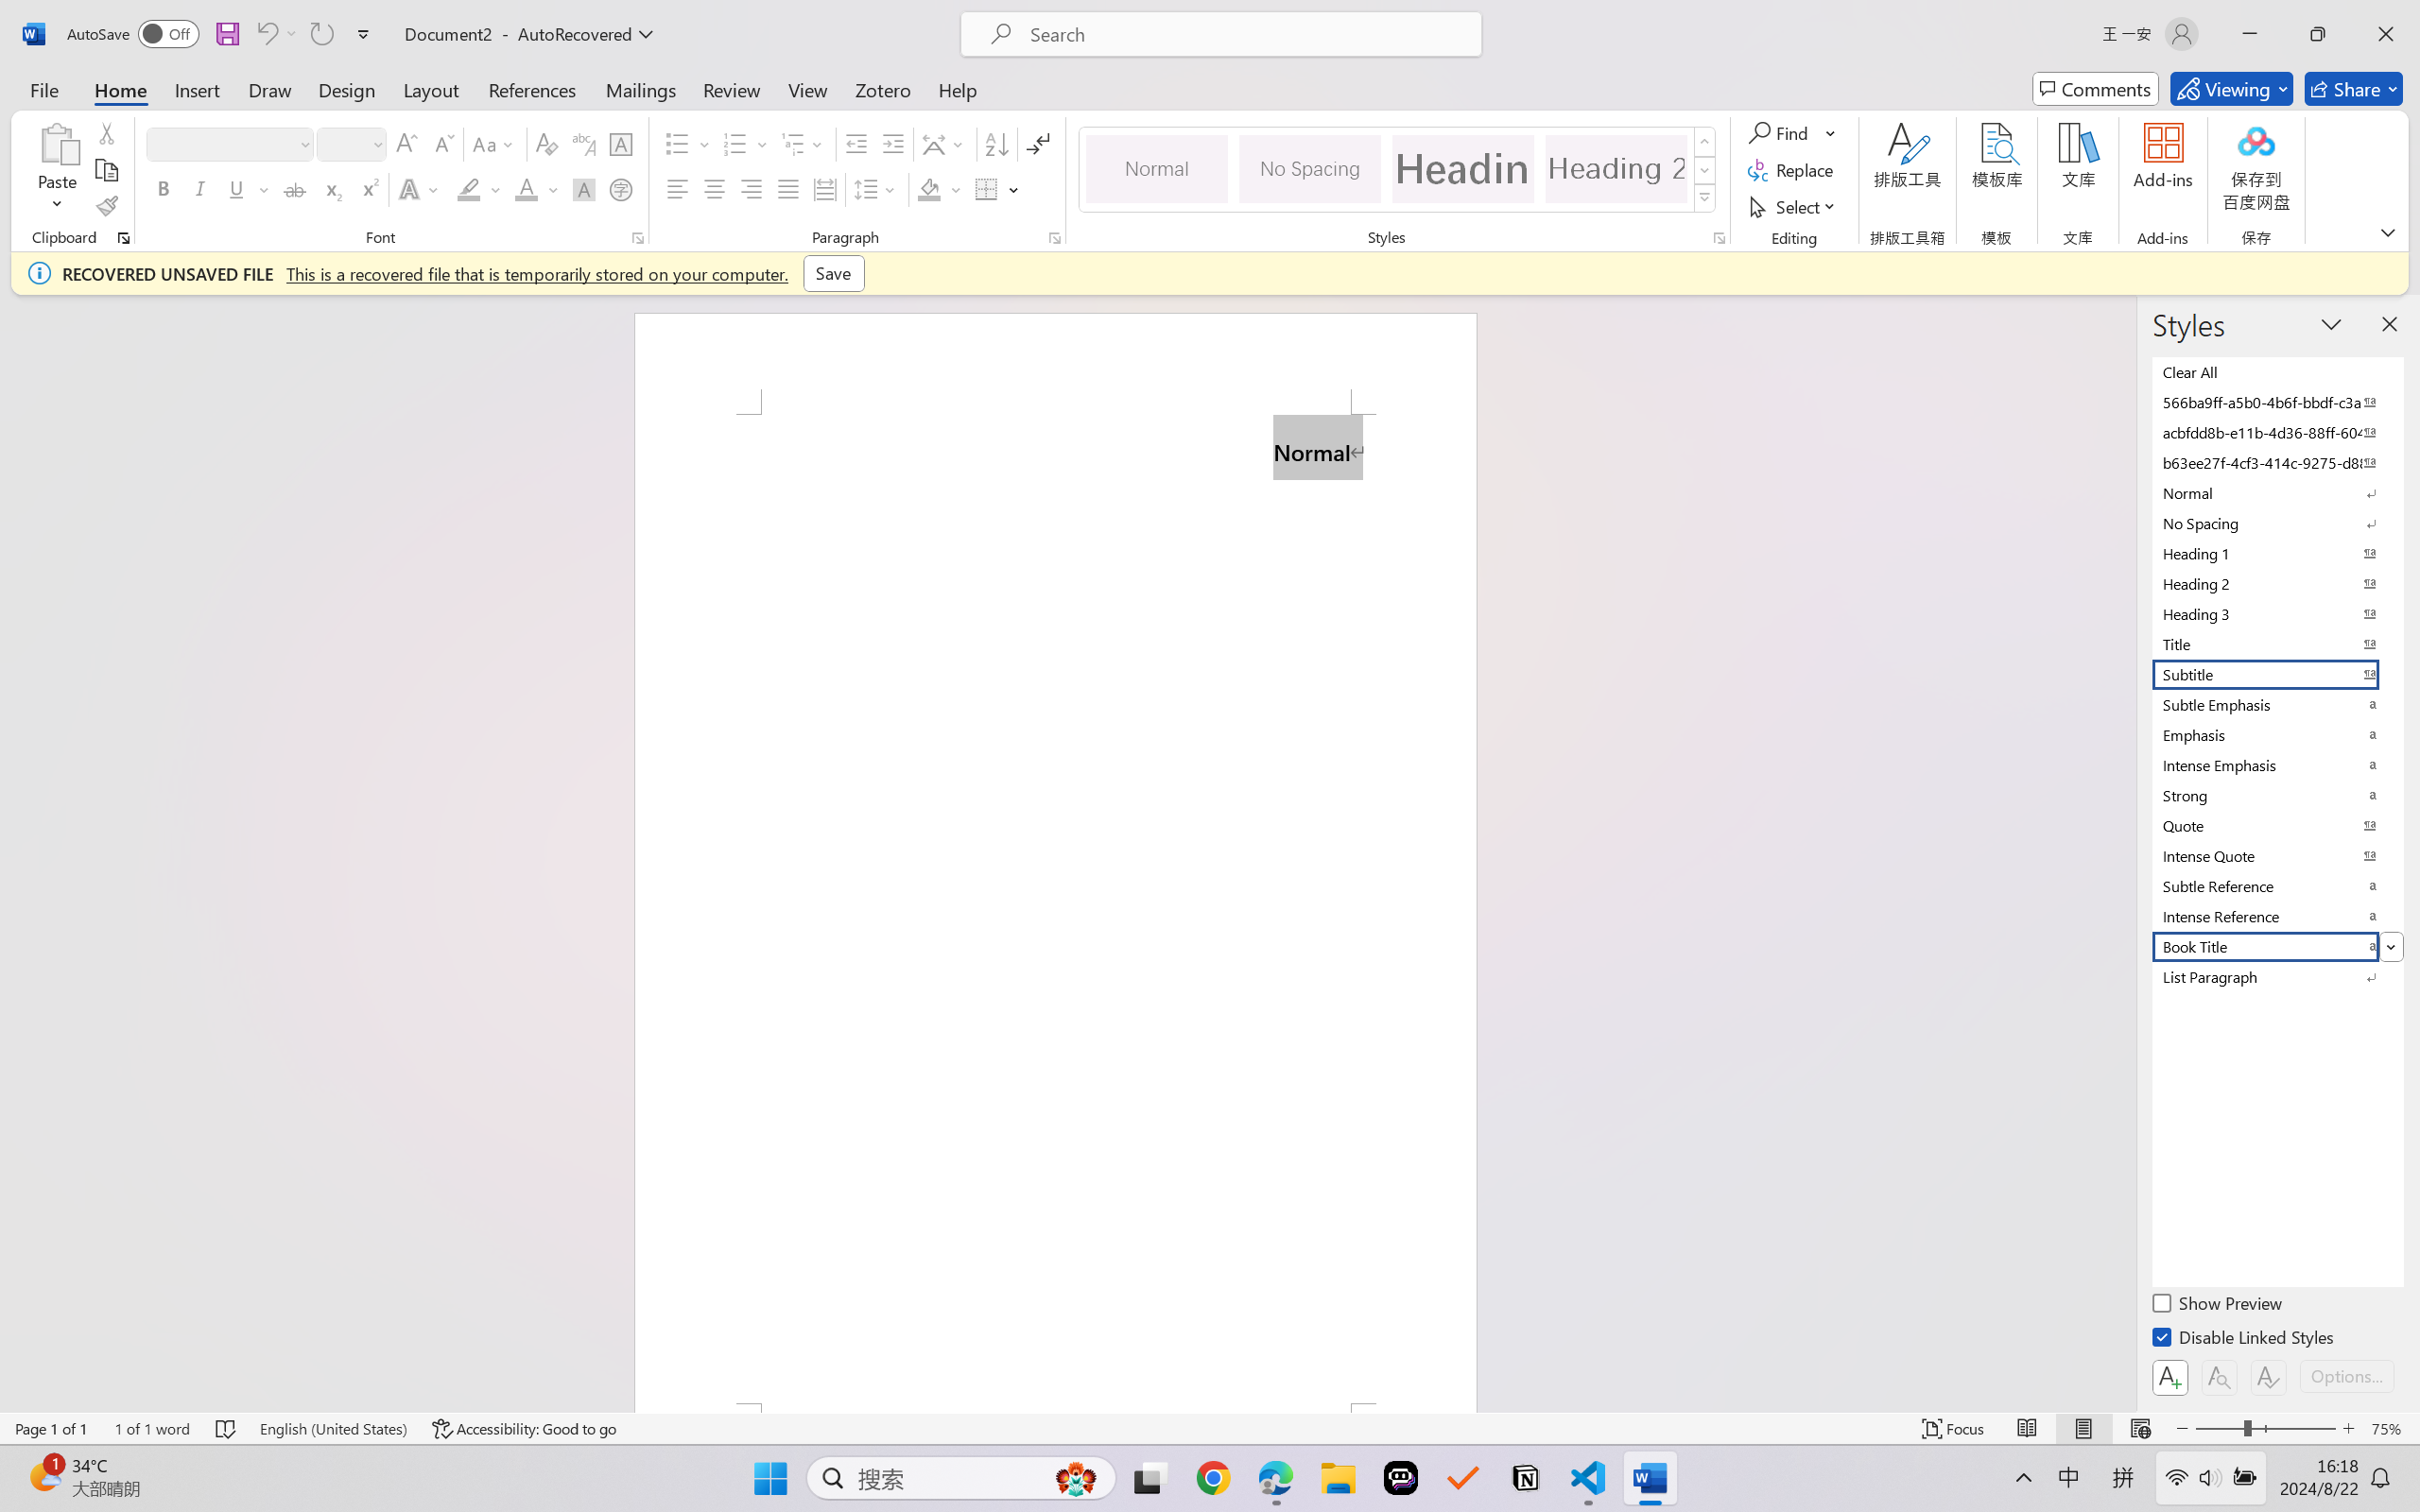 This screenshot has height=1512, width=2420. What do you see at coordinates (581, 188) in the screenshot?
I see `'Character Shading'` at bounding box center [581, 188].